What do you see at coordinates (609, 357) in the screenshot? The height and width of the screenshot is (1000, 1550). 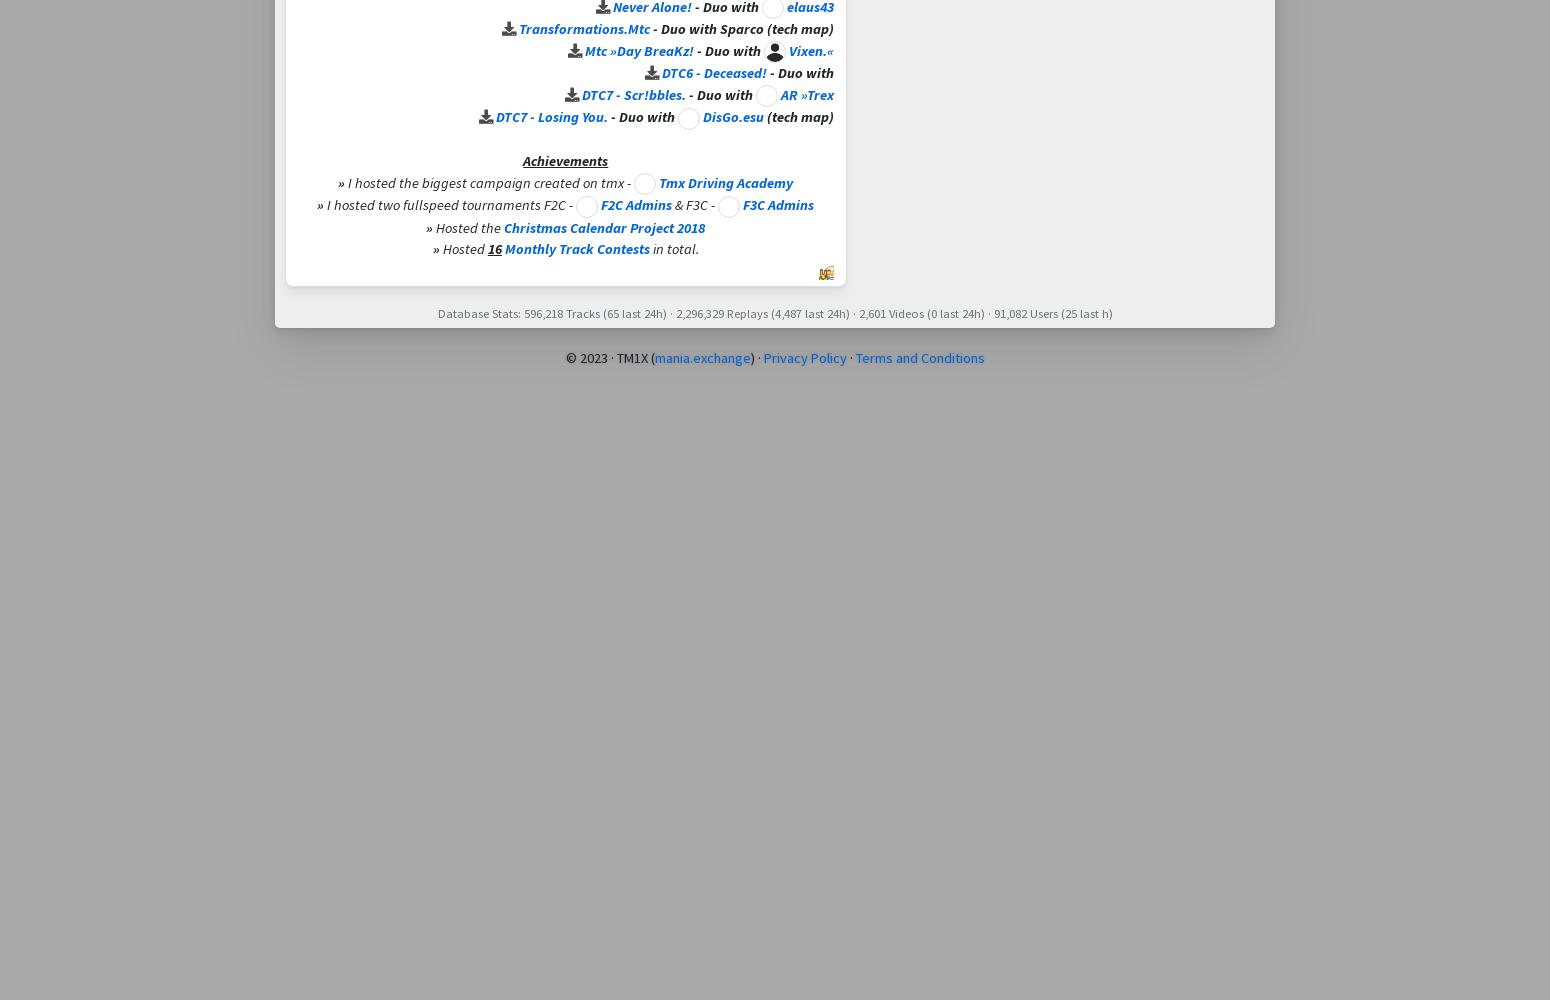 I see `'© 2023 · TM1X ('` at bounding box center [609, 357].